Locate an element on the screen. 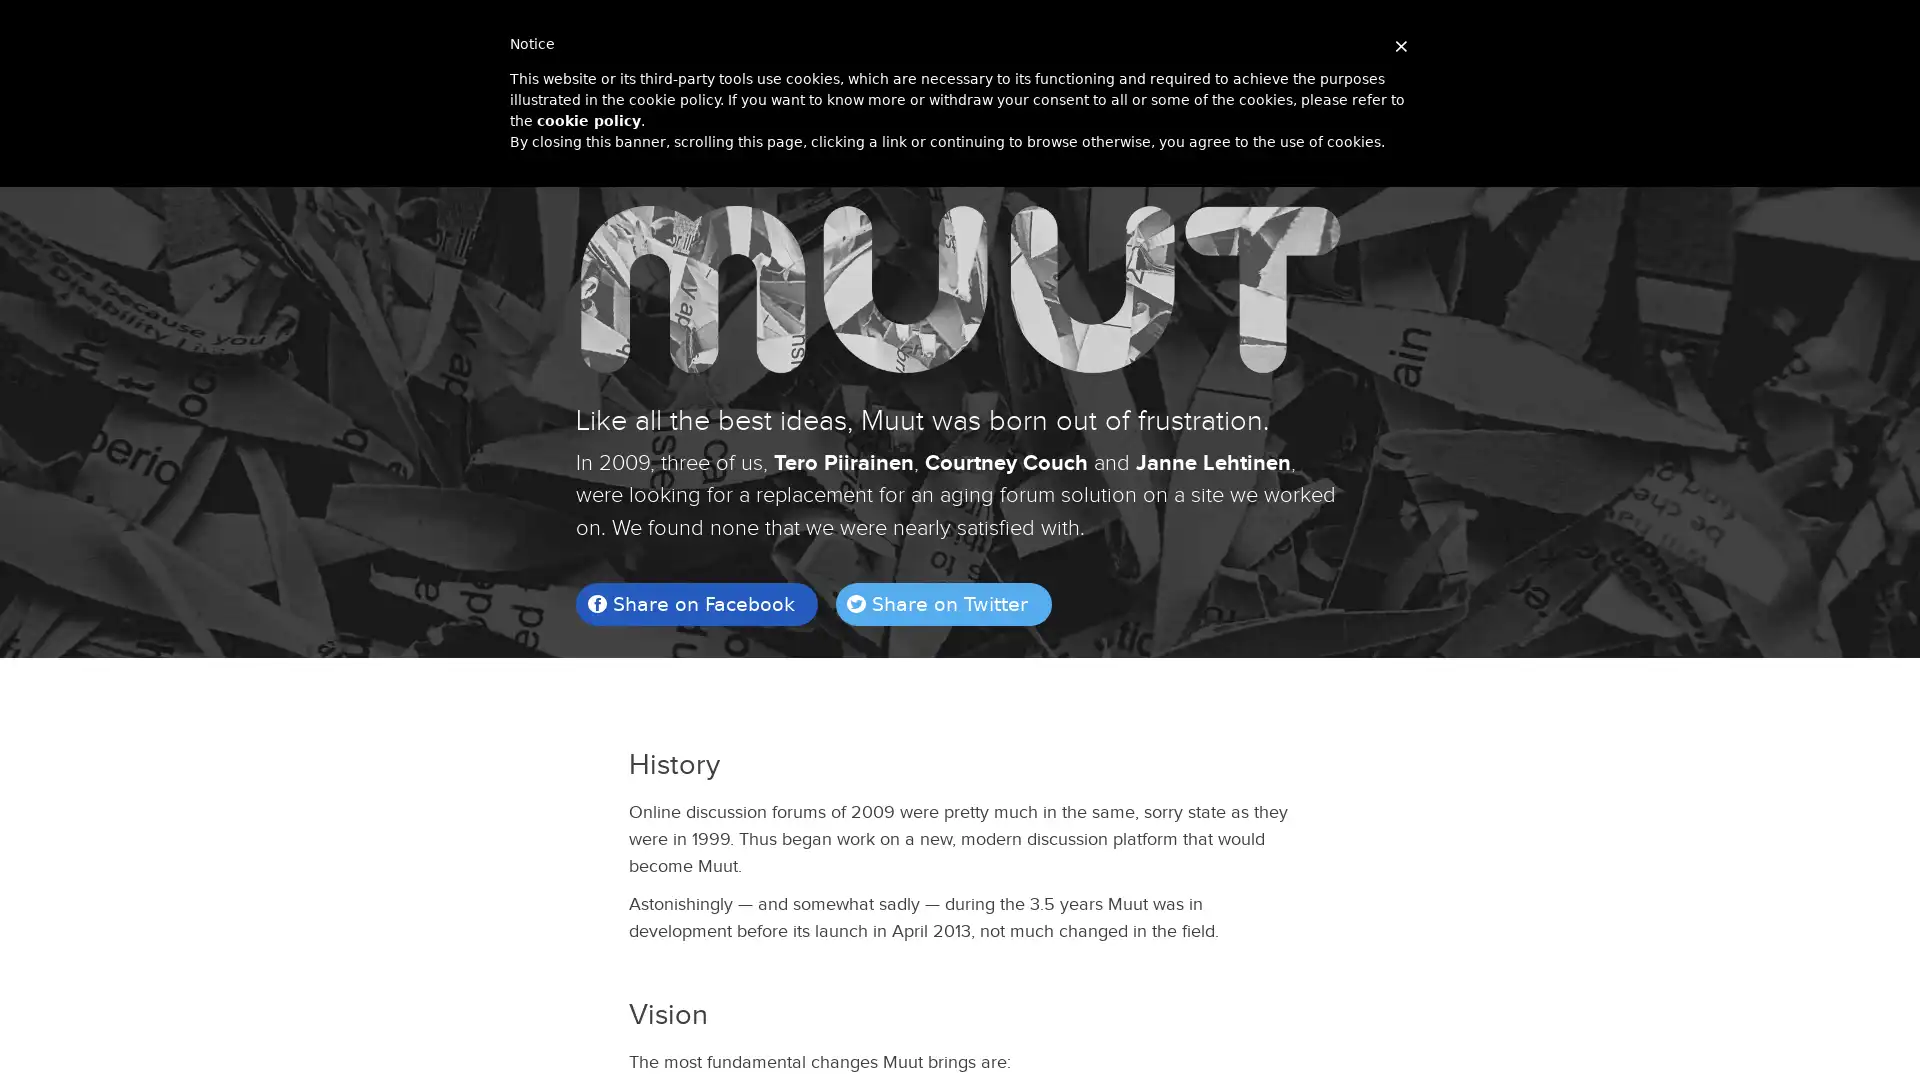 The image size is (1920, 1080). F Share on Facebook is located at coordinates (696, 602).